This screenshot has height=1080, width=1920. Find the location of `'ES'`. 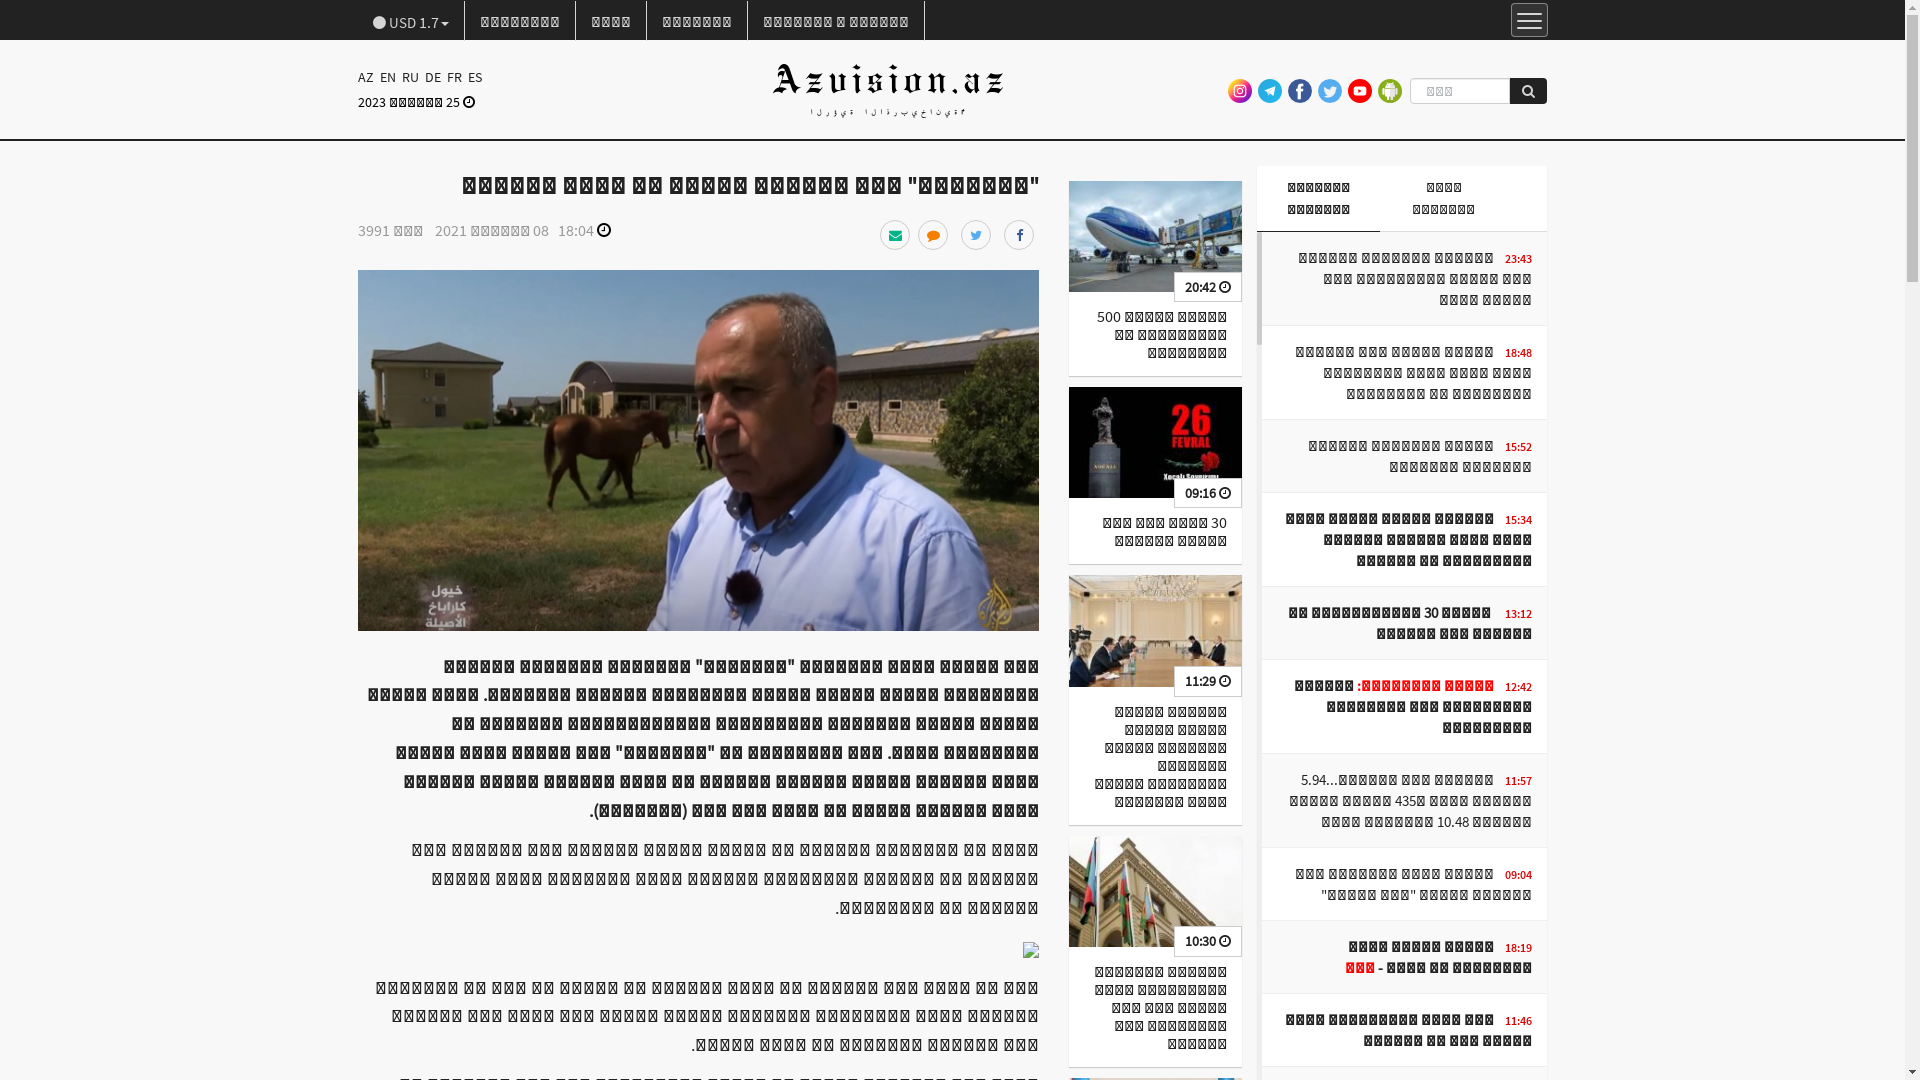

'ES' is located at coordinates (473, 76).